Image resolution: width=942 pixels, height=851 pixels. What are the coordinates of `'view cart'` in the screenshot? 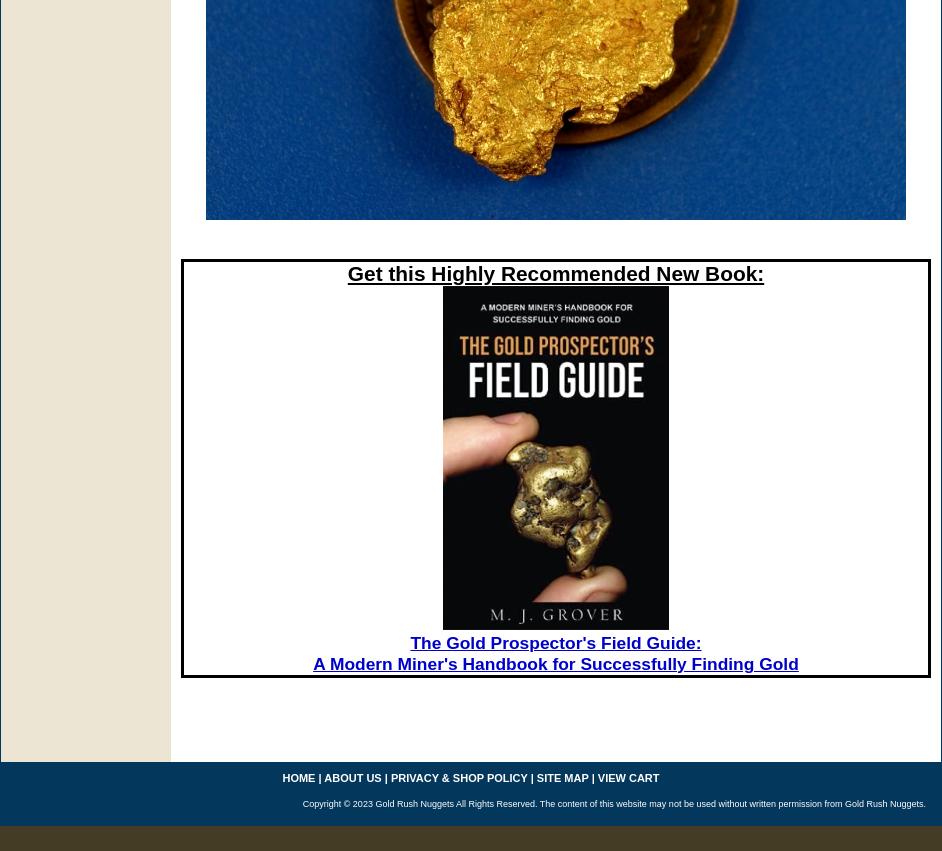 It's located at (627, 776).